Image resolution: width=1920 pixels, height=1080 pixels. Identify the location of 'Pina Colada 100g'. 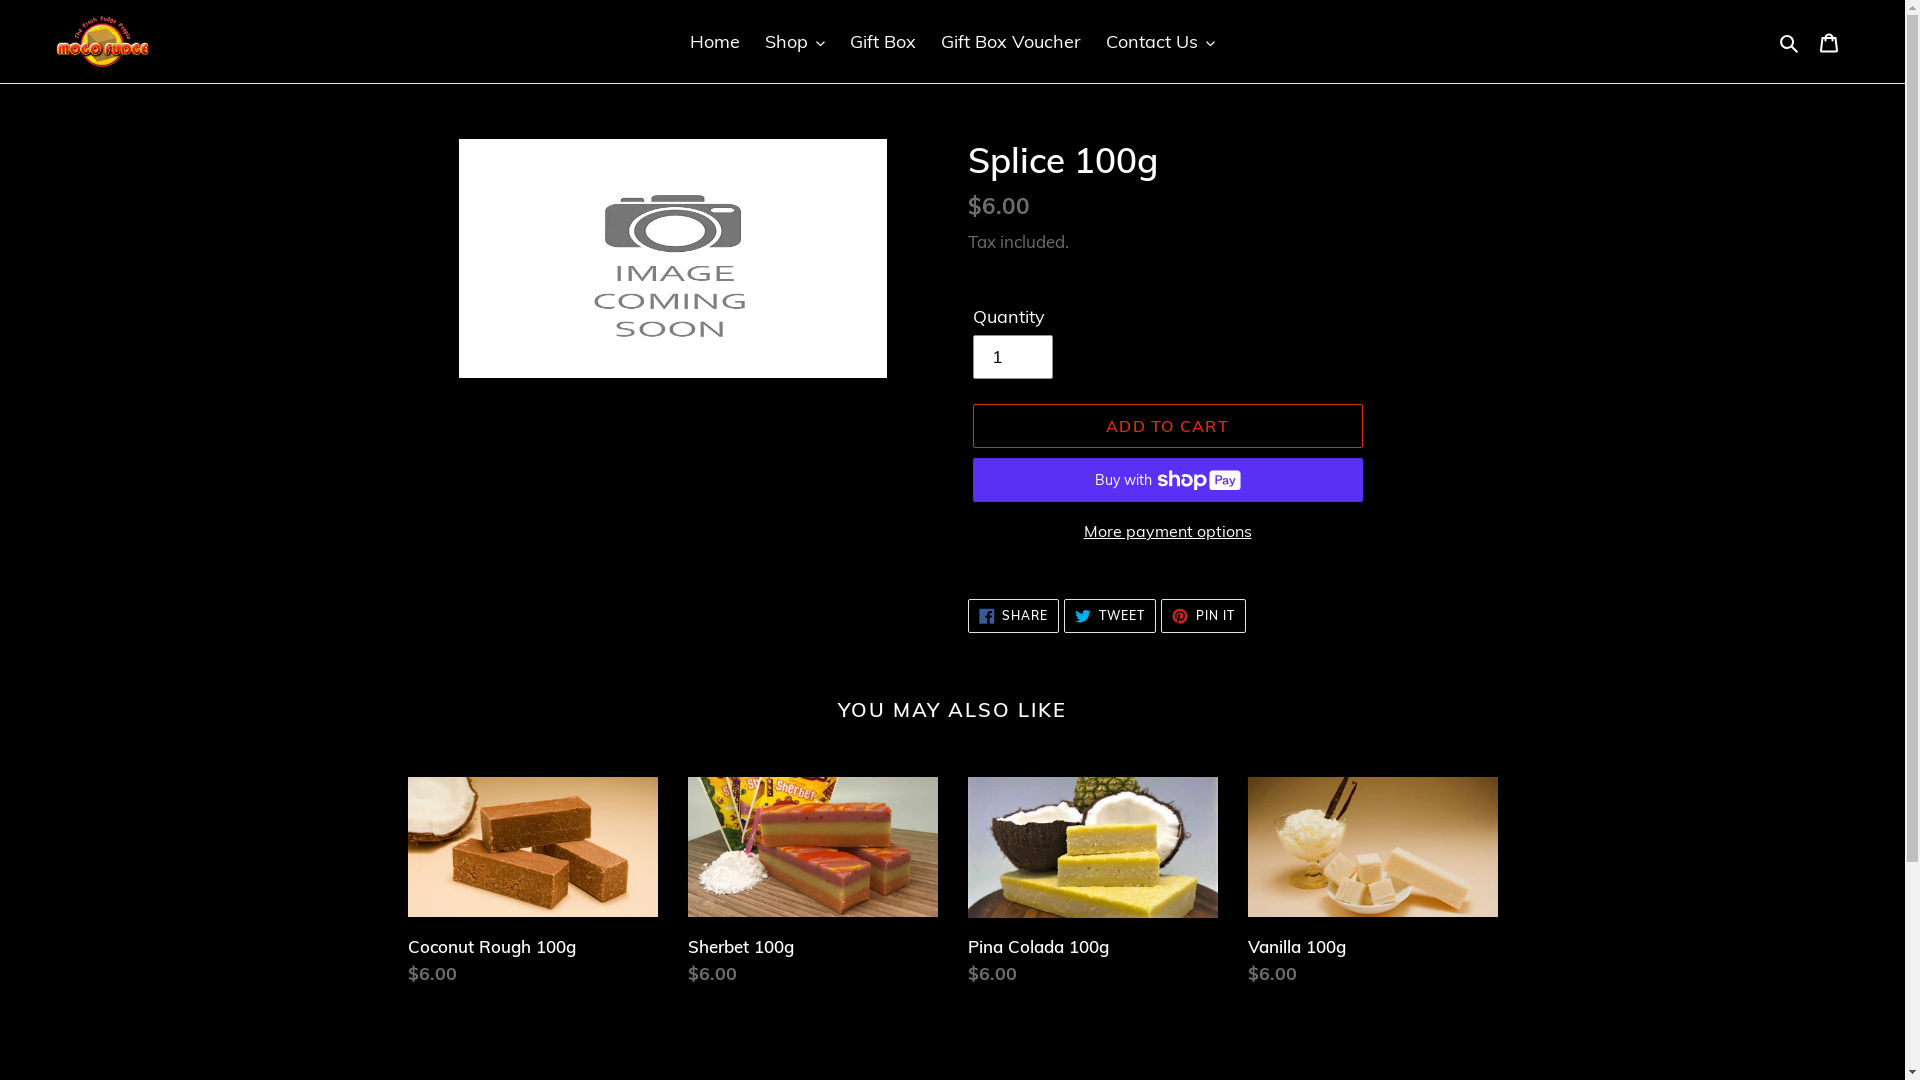
(1092, 885).